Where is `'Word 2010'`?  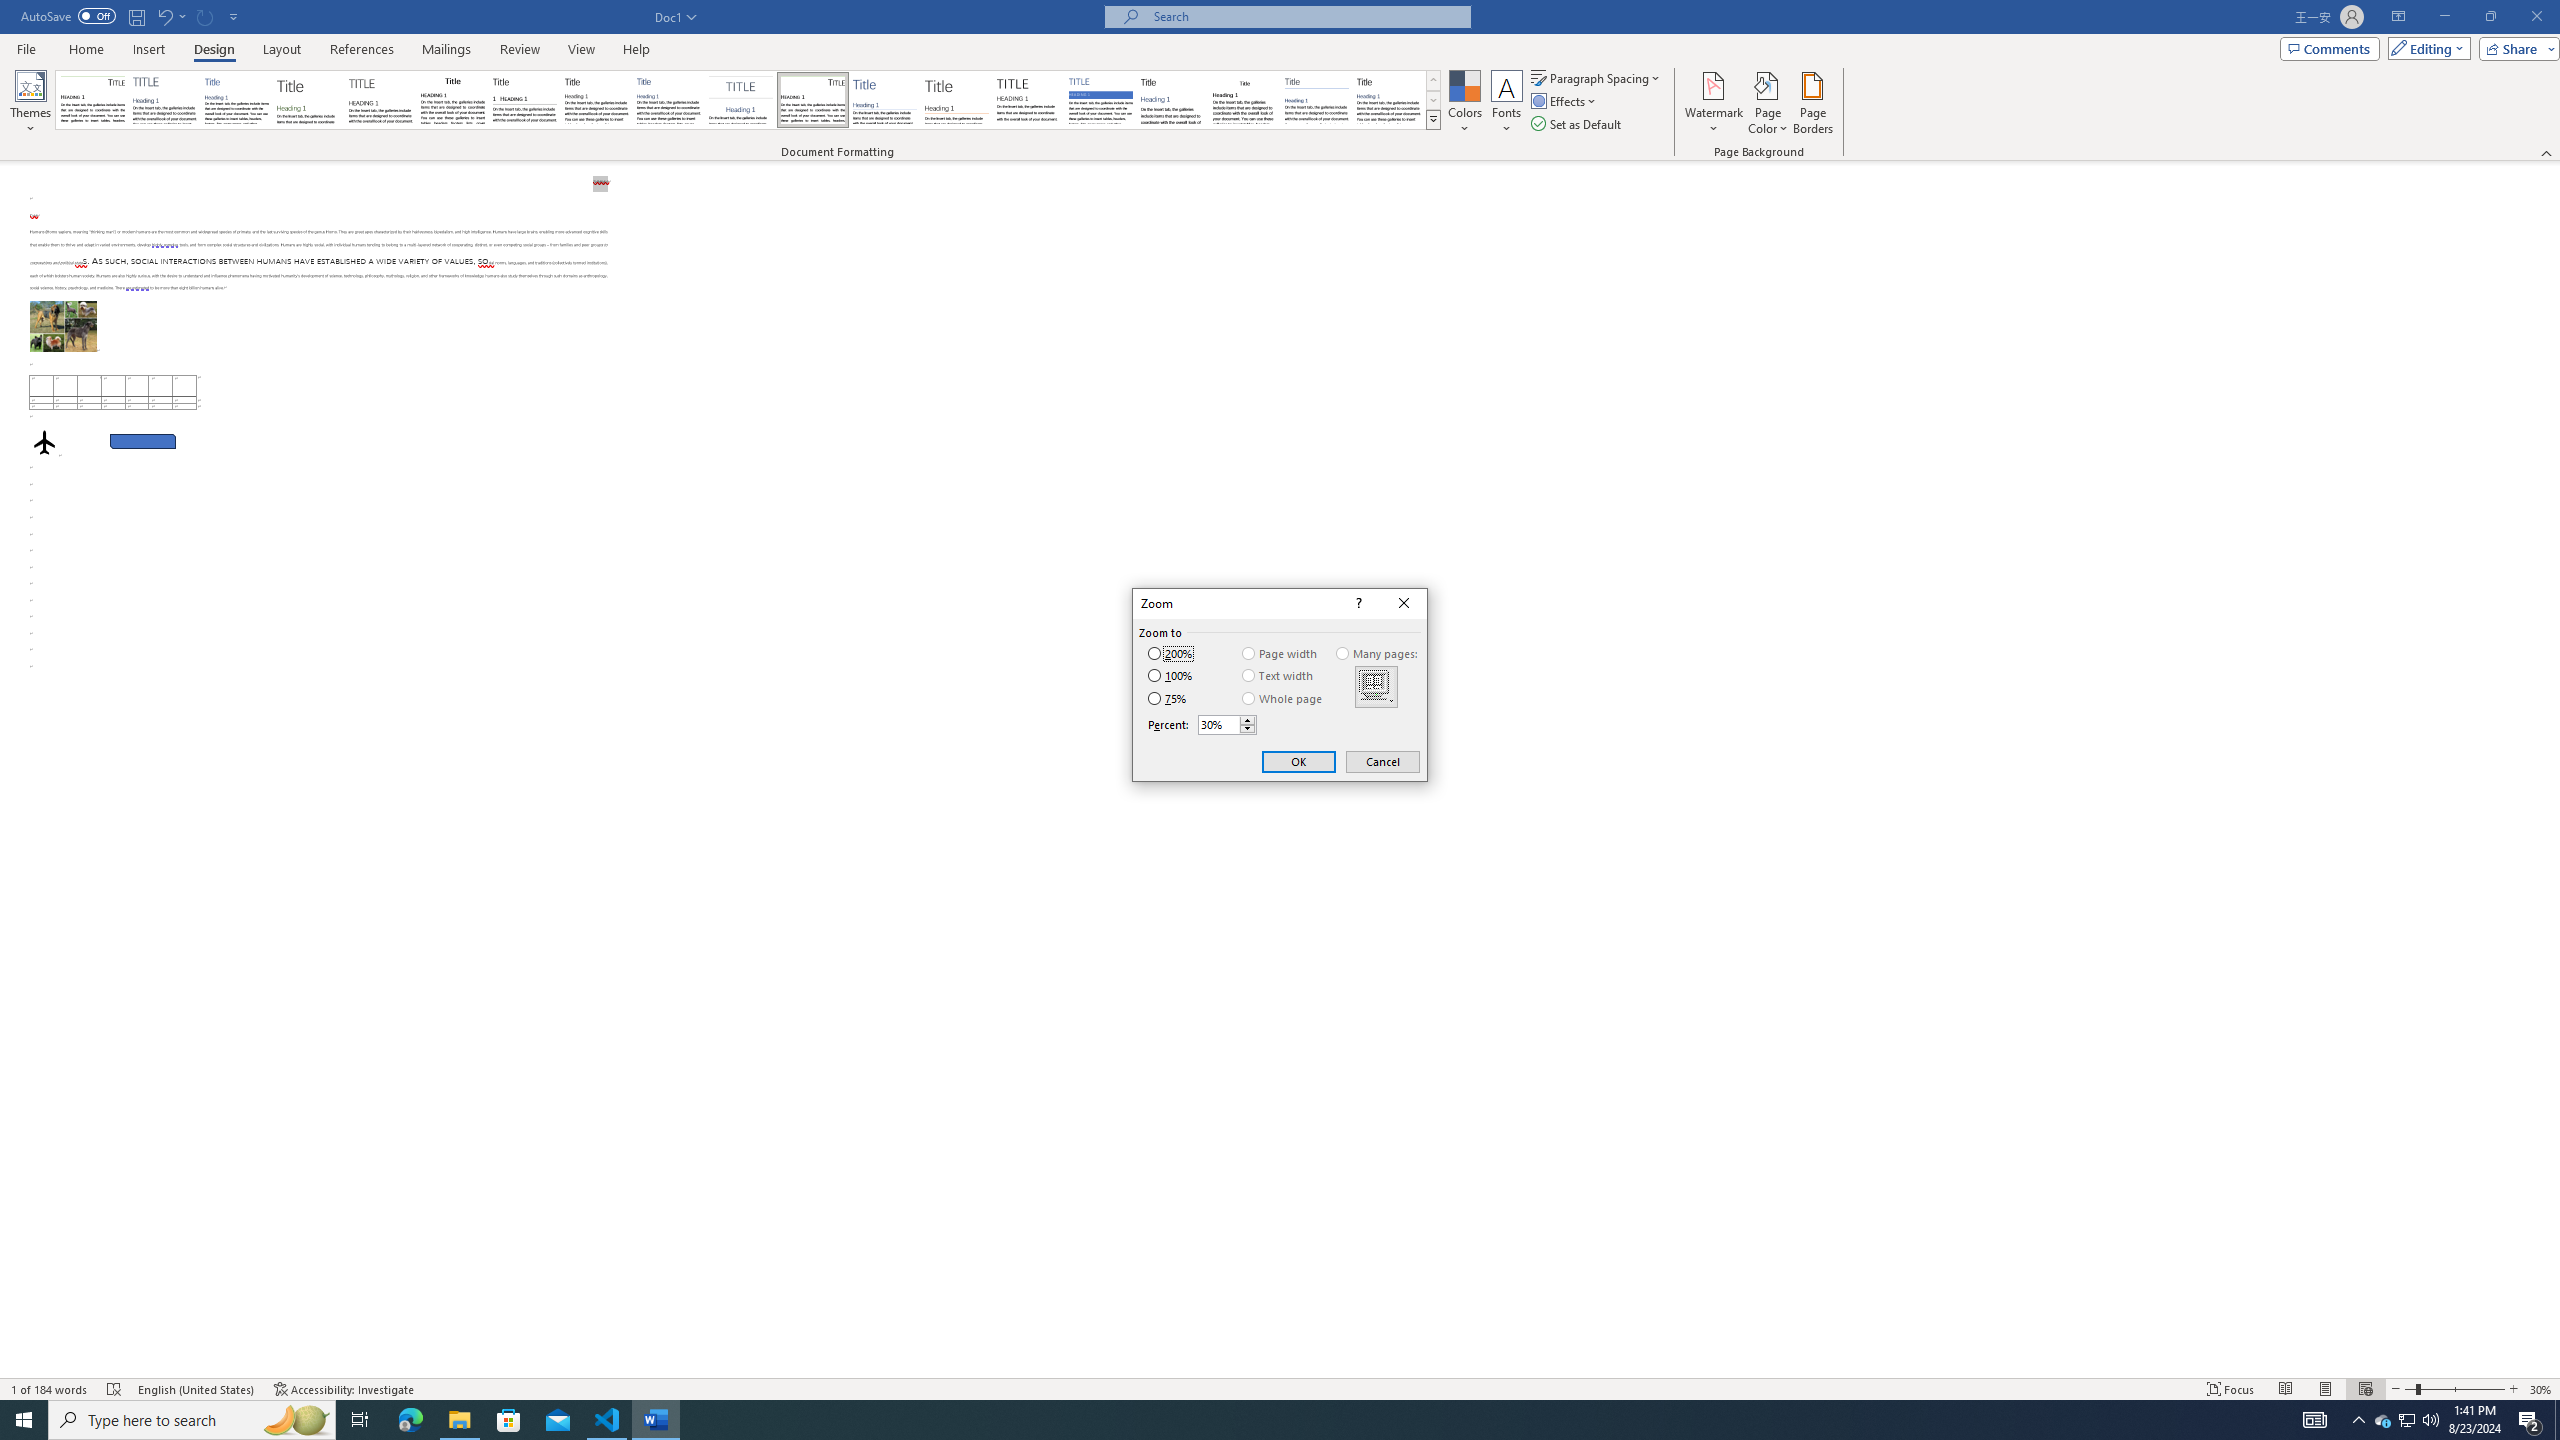
'Word 2010' is located at coordinates (1316, 99).